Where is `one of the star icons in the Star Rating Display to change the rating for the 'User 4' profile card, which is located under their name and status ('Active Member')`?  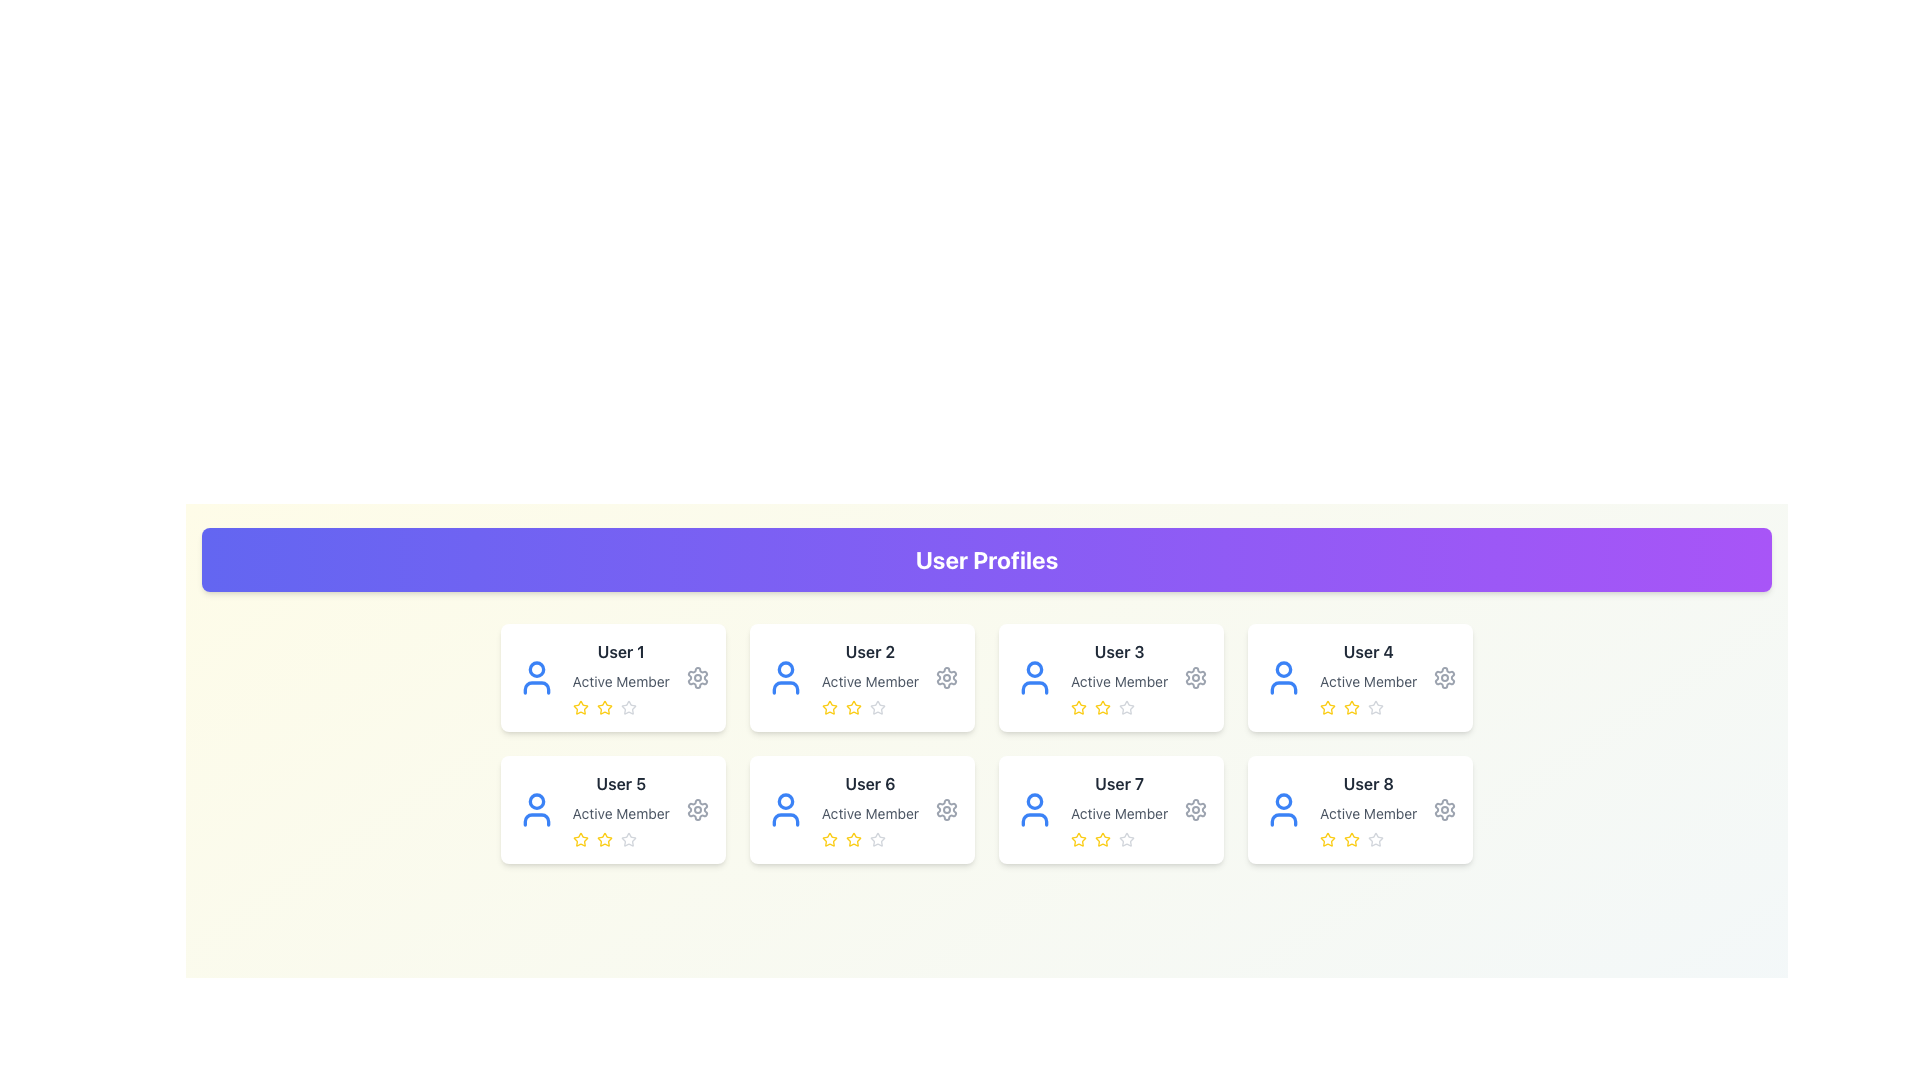 one of the star icons in the Star Rating Display to change the rating for the 'User 4' profile card, which is located under their name and status ('Active Member') is located at coordinates (1367, 707).